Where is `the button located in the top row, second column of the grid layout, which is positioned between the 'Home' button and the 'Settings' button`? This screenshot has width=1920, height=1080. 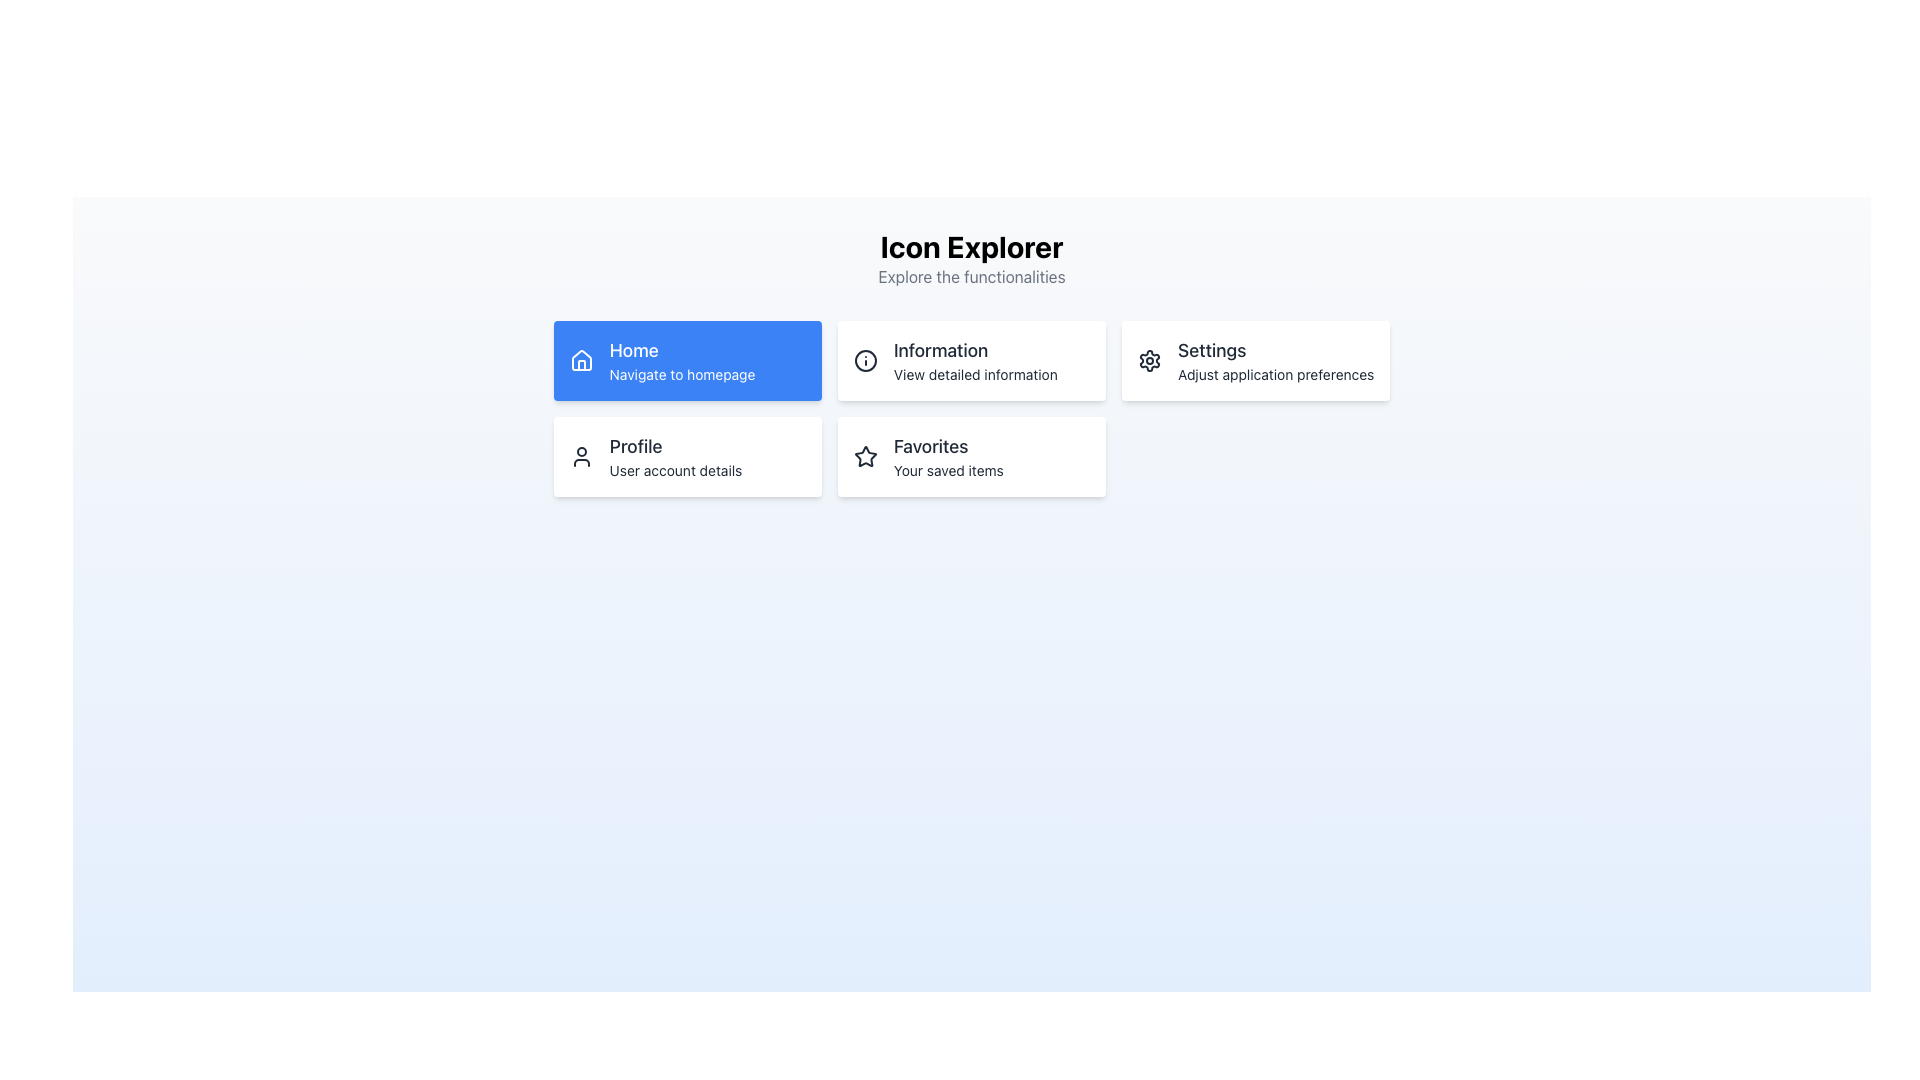
the button located in the top row, second column of the grid layout, which is positioned between the 'Home' button and the 'Settings' button is located at coordinates (971, 361).